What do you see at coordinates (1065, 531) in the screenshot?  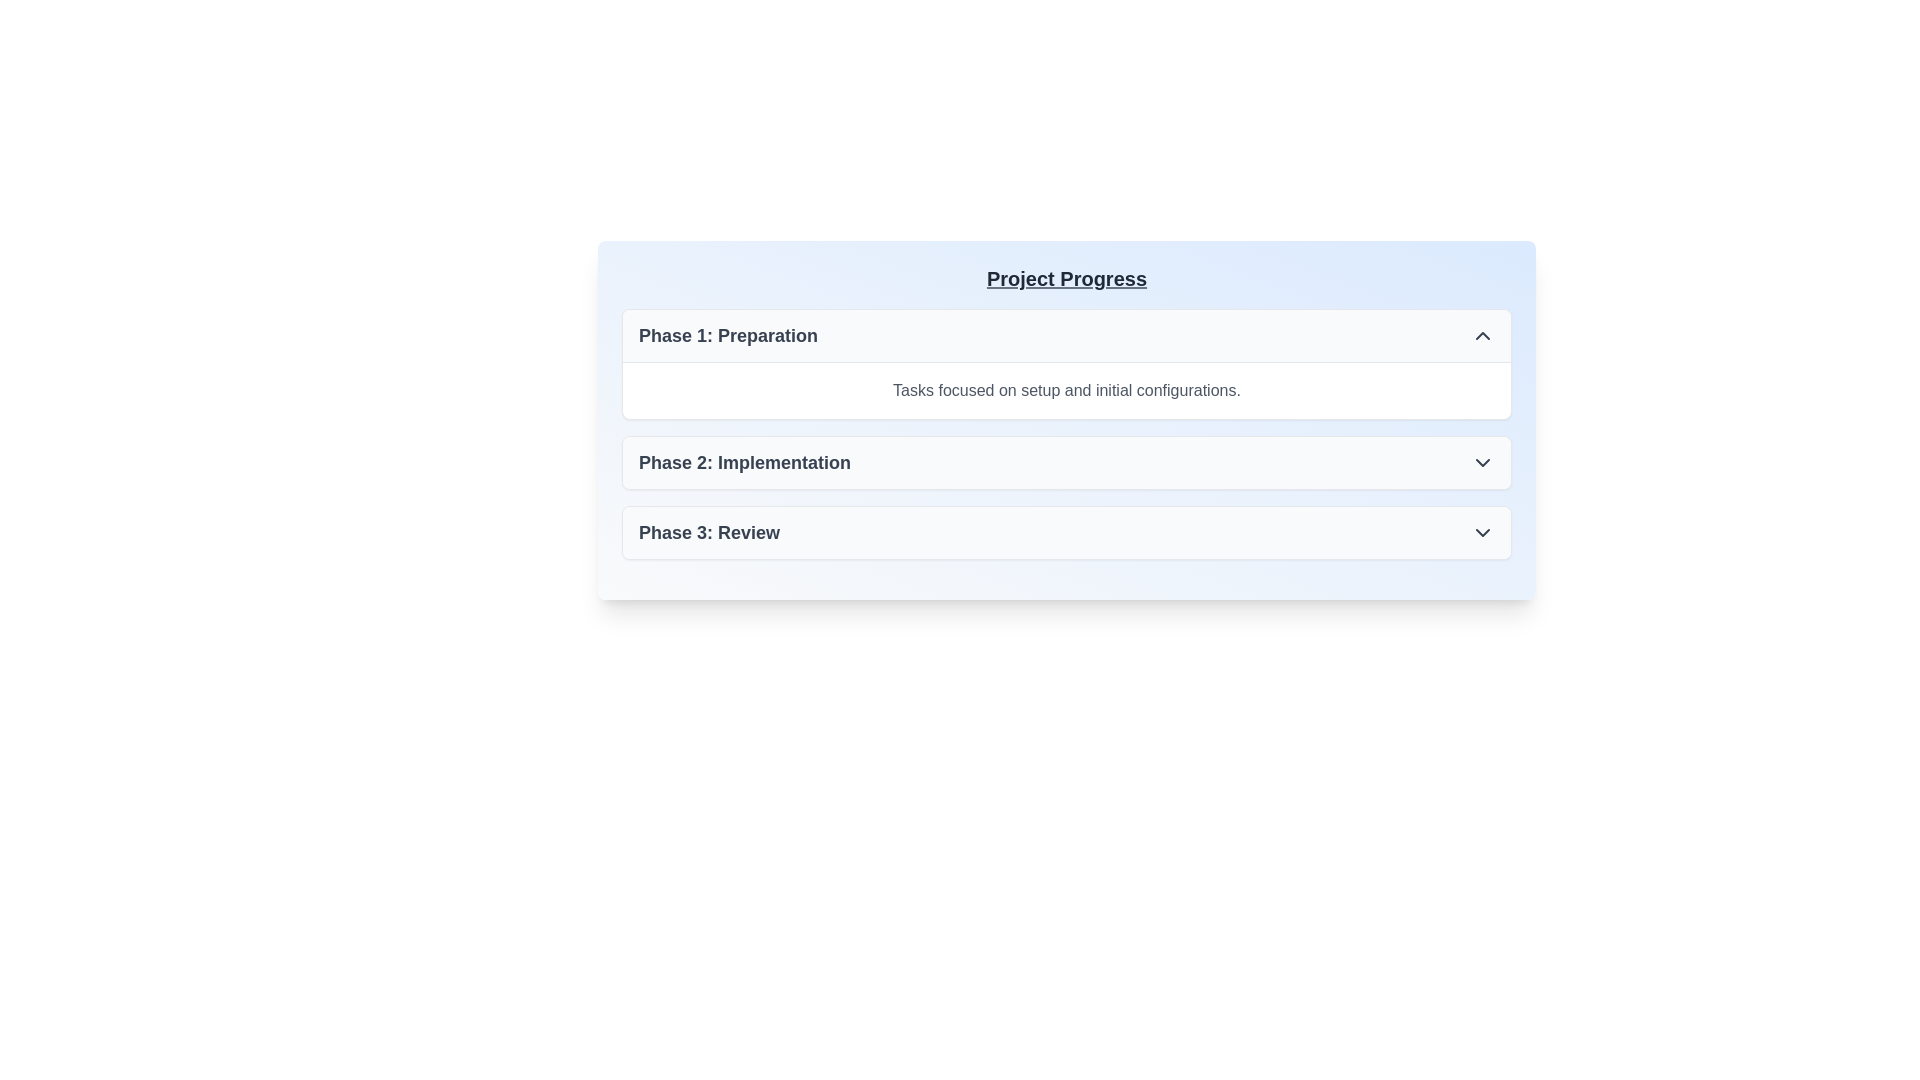 I see `the toggle button for expanding or collapsing the content related to 'Phase 3: Review' located in the 'Project Progress' section` at bounding box center [1065, 531].